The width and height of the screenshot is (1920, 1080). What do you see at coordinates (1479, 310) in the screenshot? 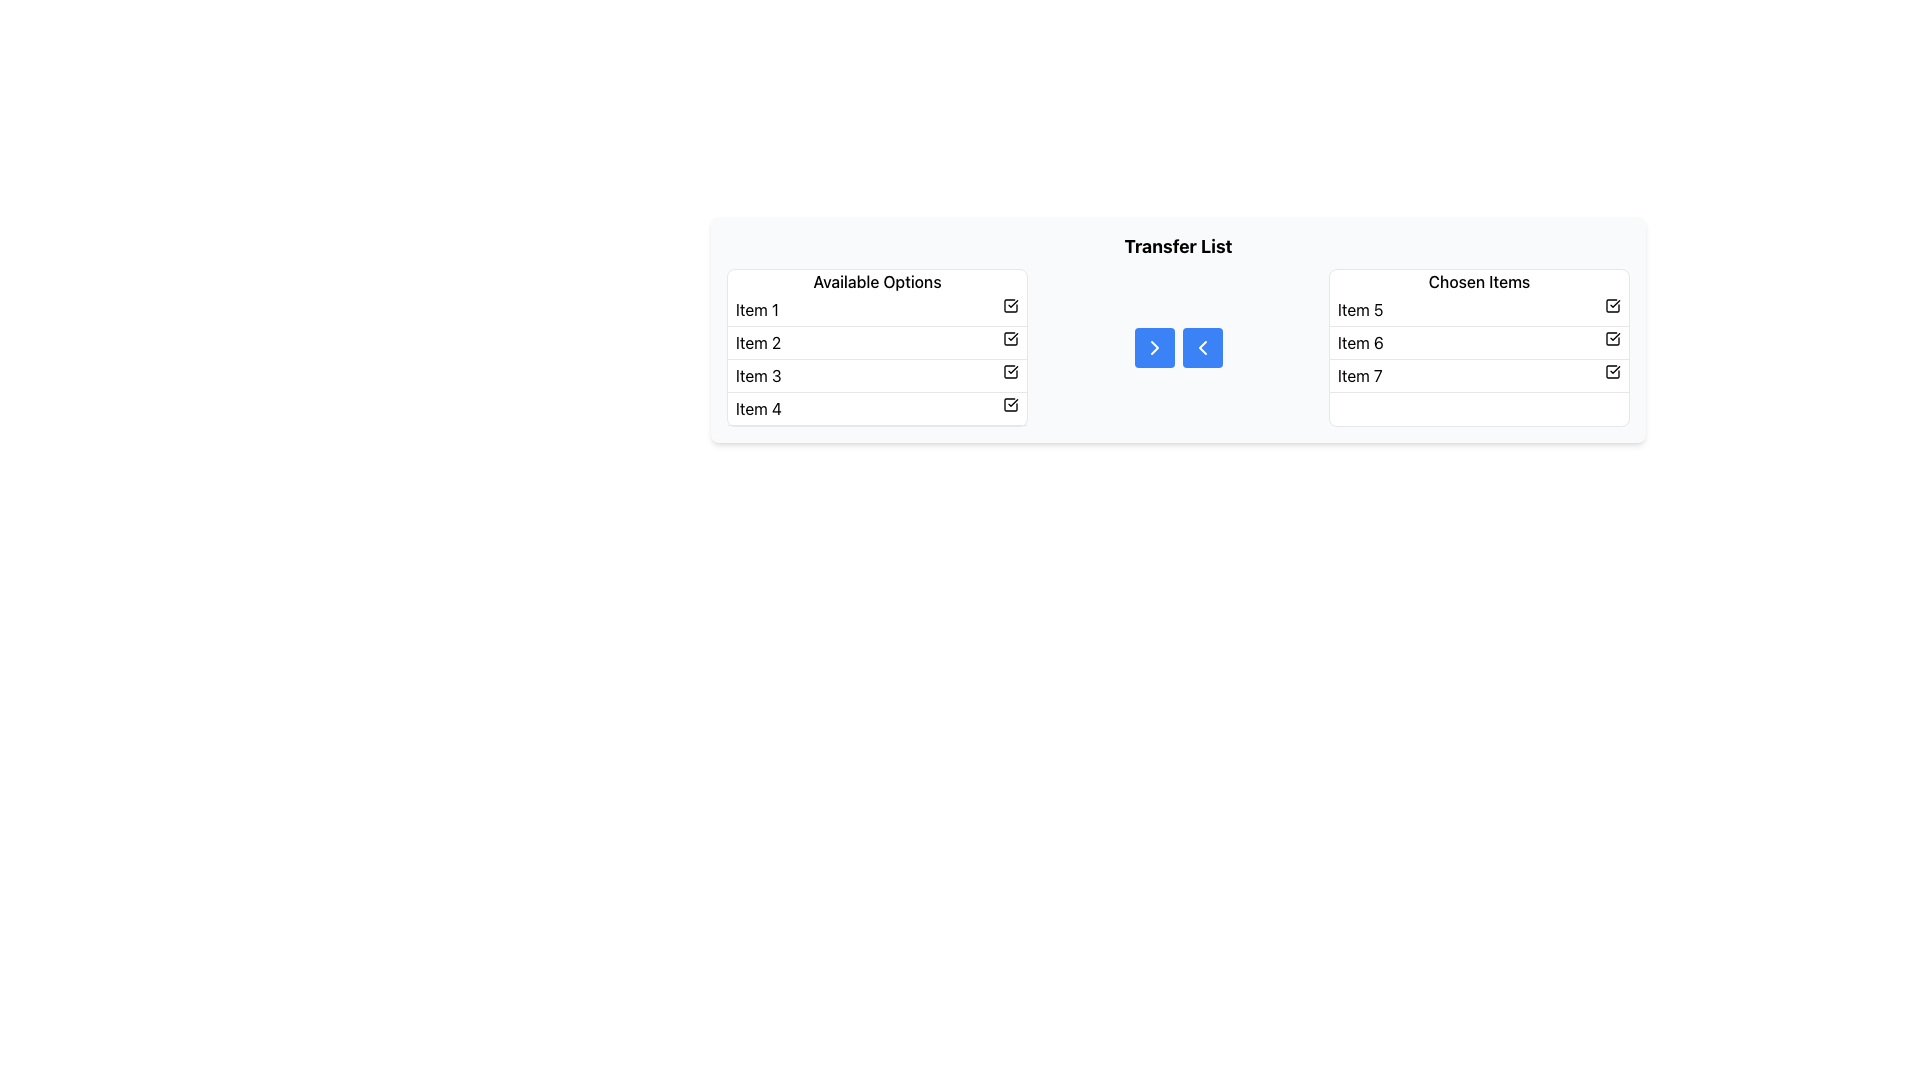
I see `the List item labeled 'Item 5' with a checkmark icon` at bounding box center [1479, 310].